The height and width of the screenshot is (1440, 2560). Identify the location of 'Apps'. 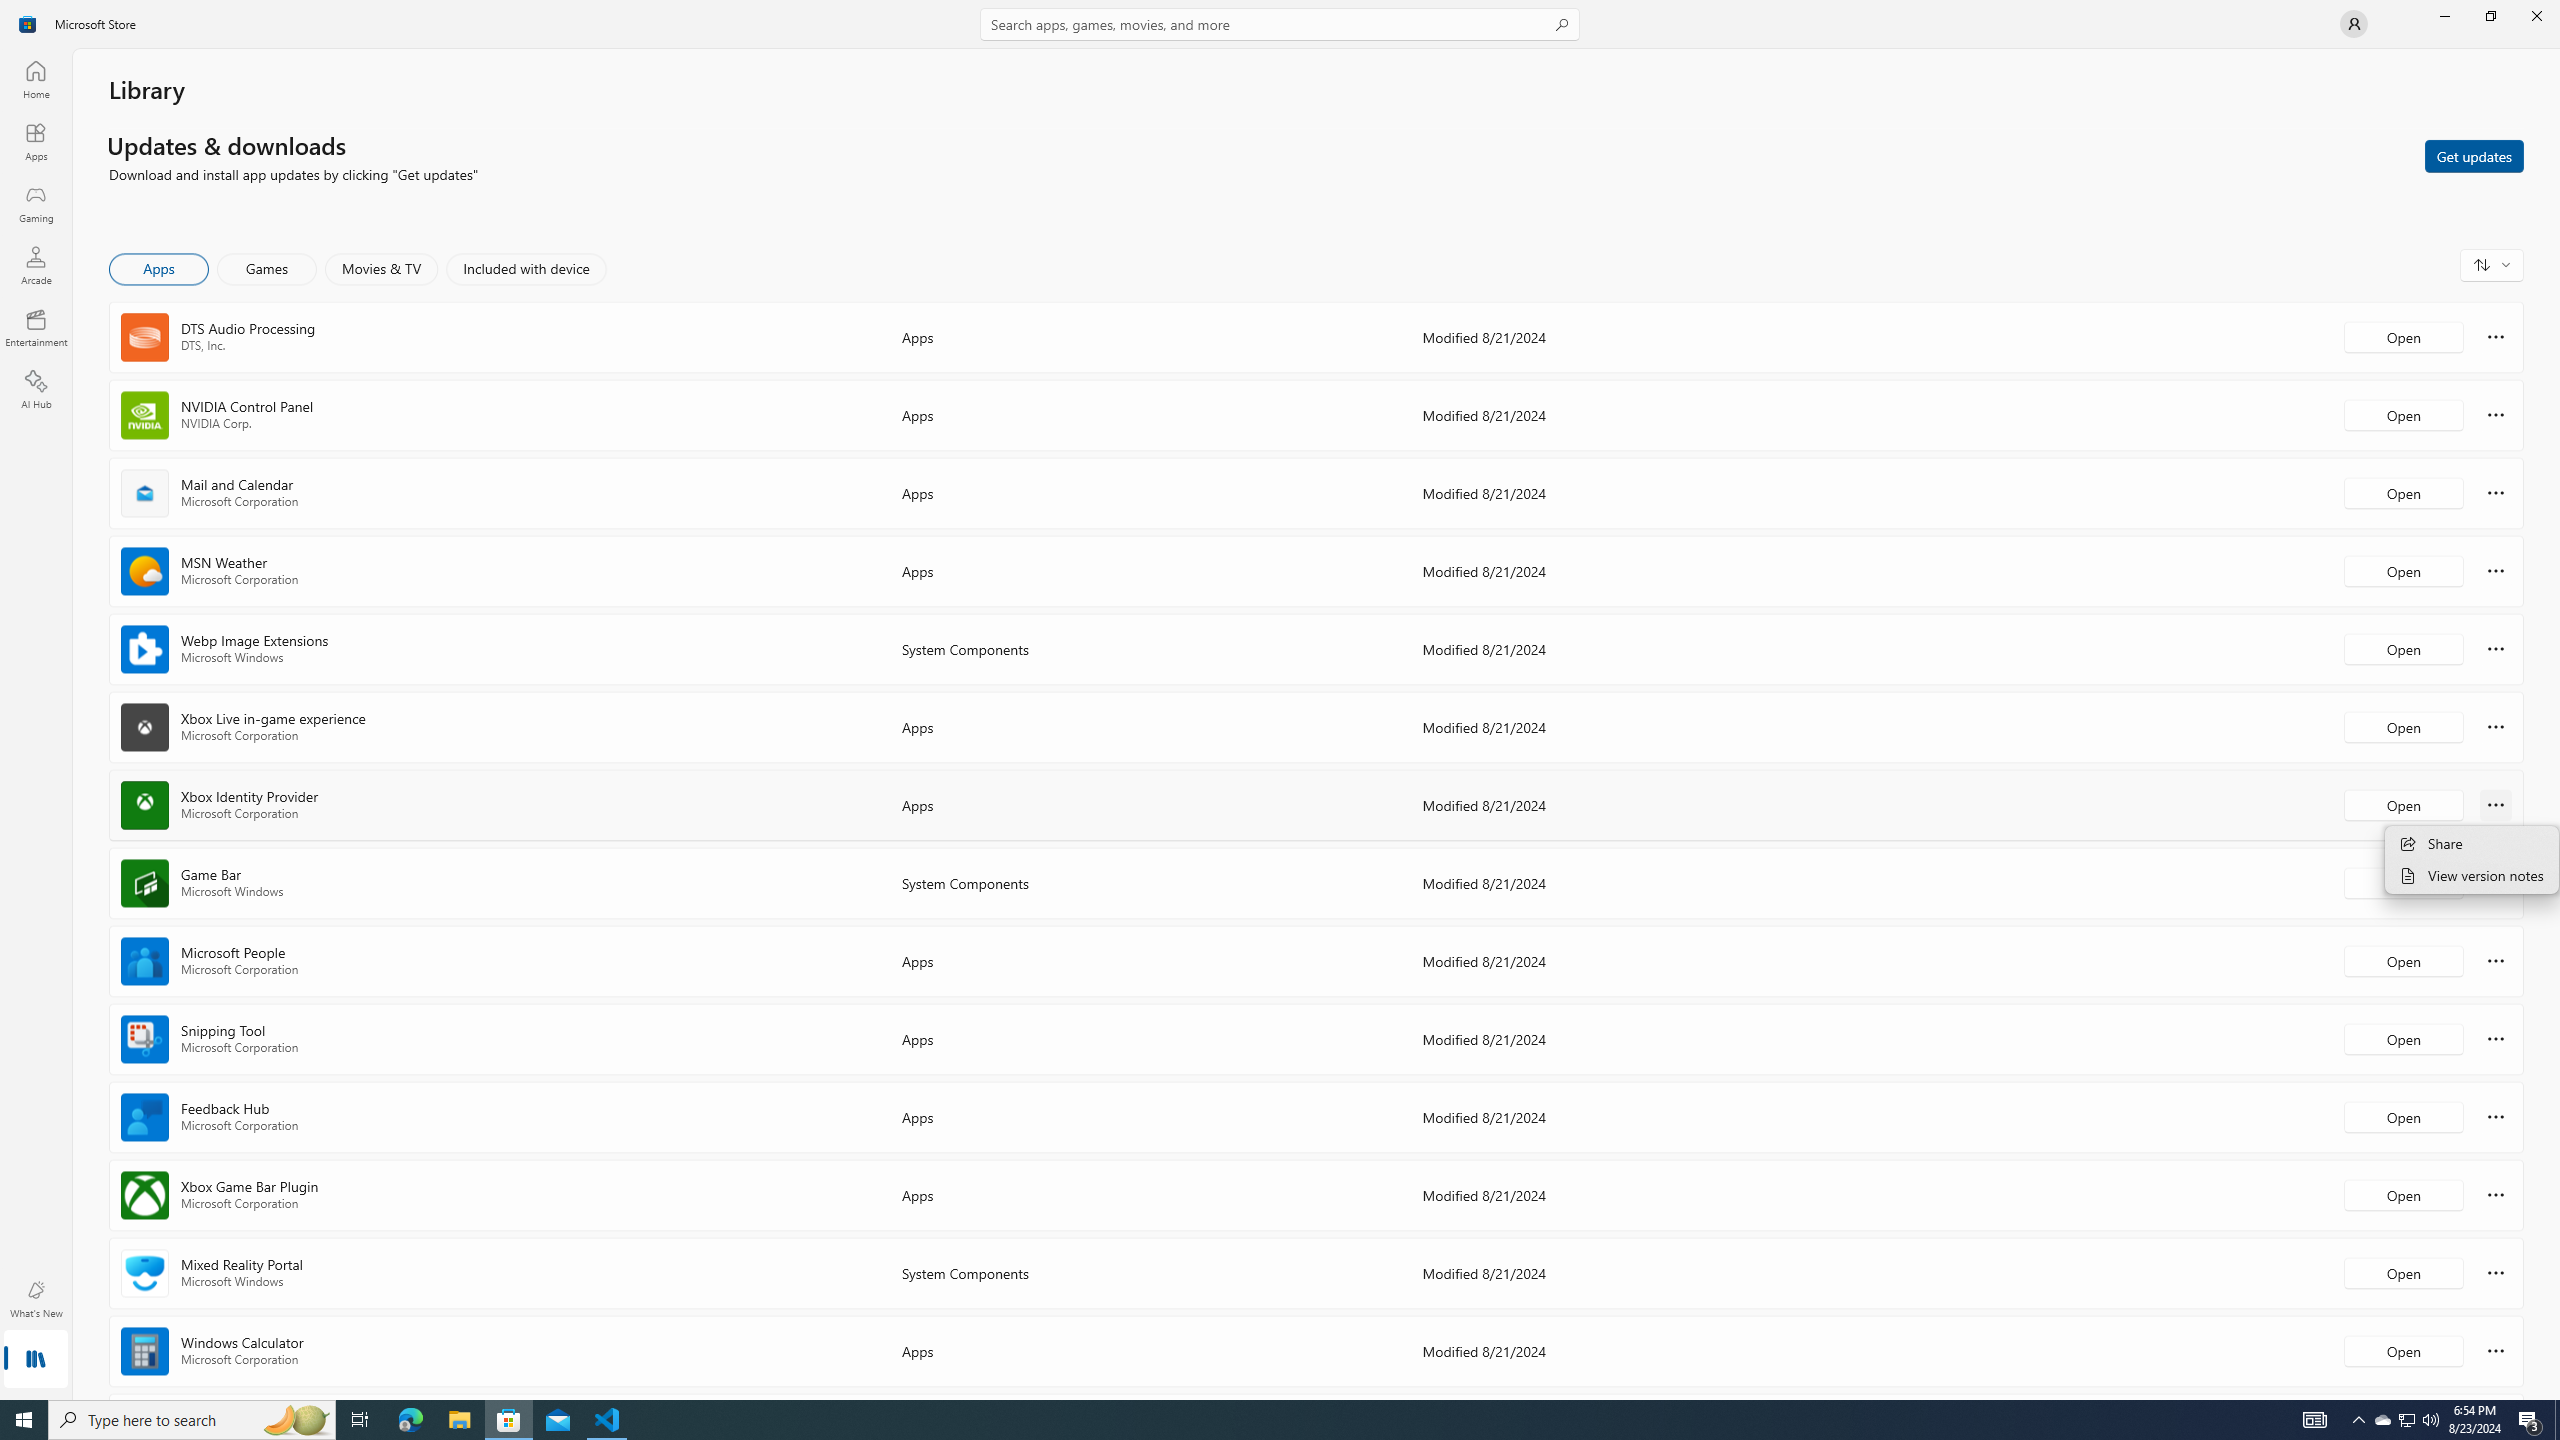
(34, 141).